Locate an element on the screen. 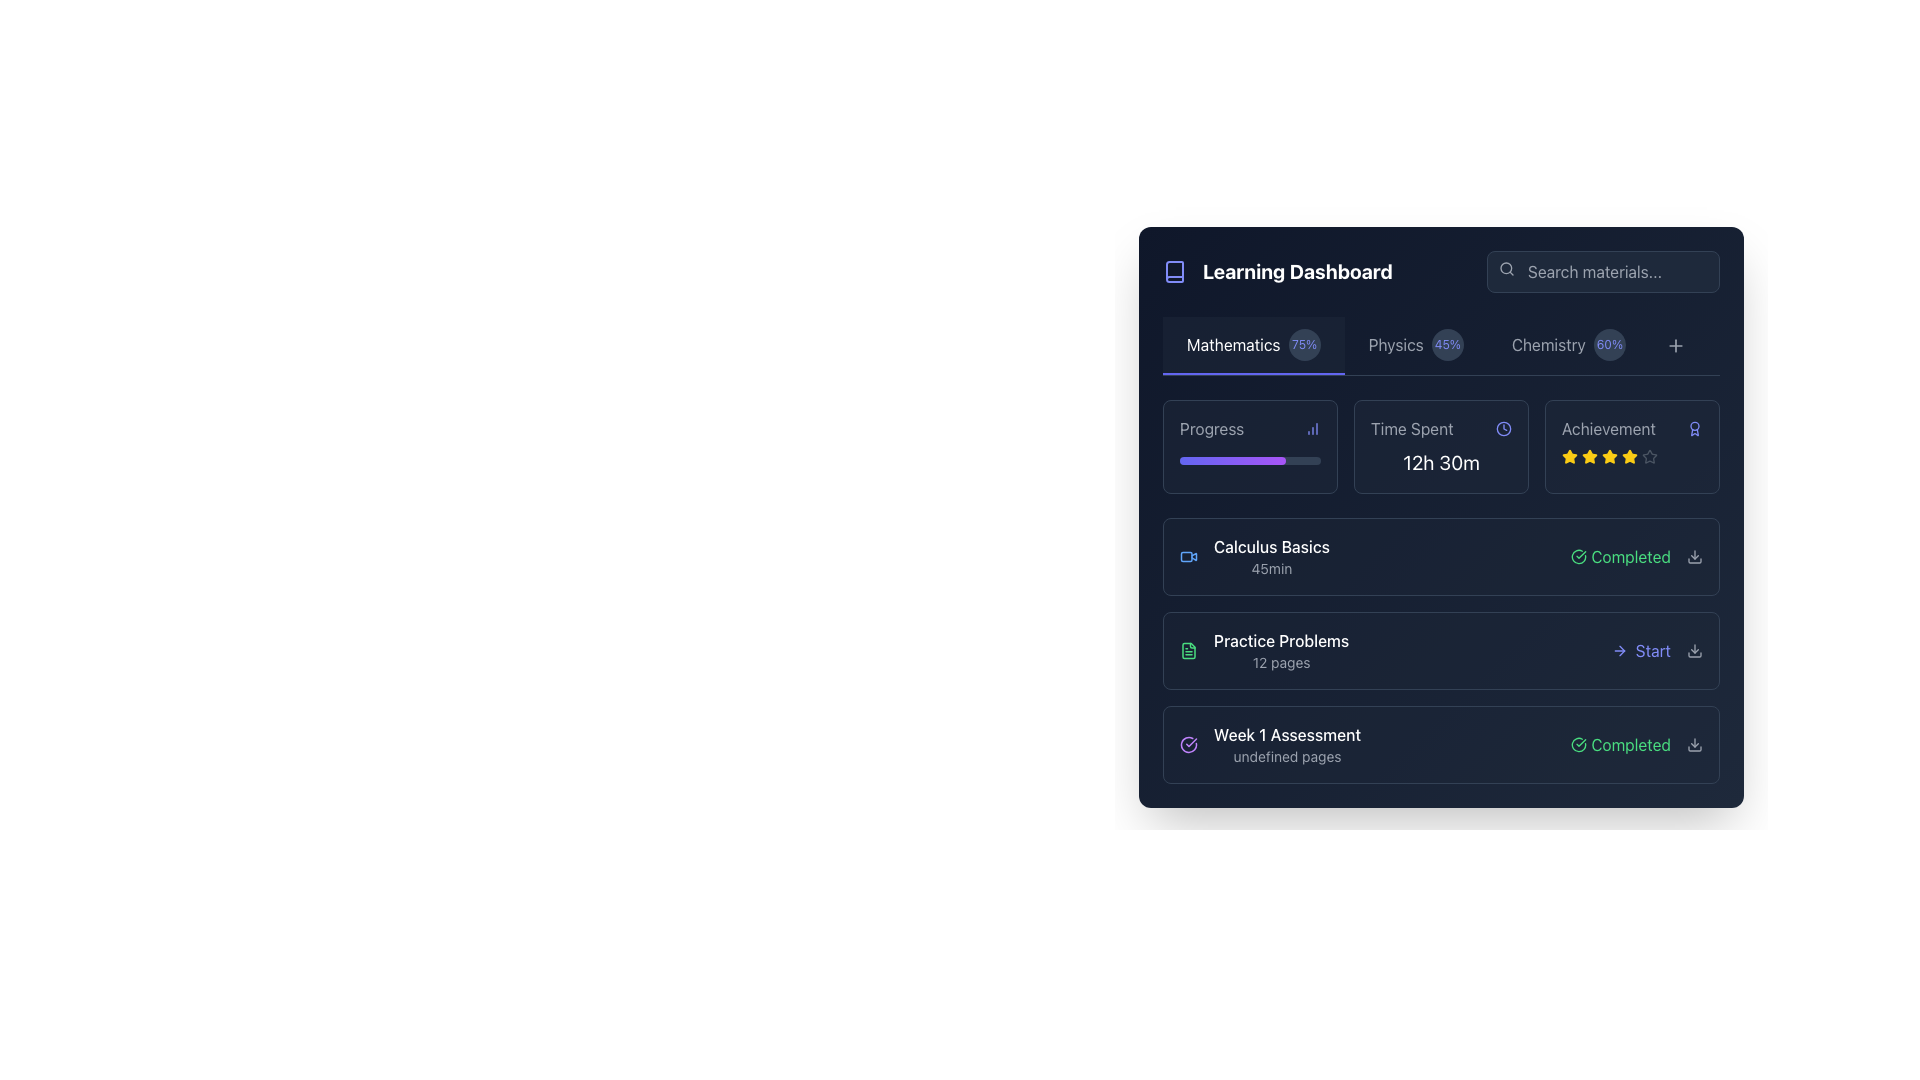 The height and width of the screenshot is (1080, 1920). the Rating indicator (stars) located in the Achievement section at the top-right area of the card, which consists of five stars where the first four are filled with yellow and the fifth is grayed out is located at coordinates (1632, 456).